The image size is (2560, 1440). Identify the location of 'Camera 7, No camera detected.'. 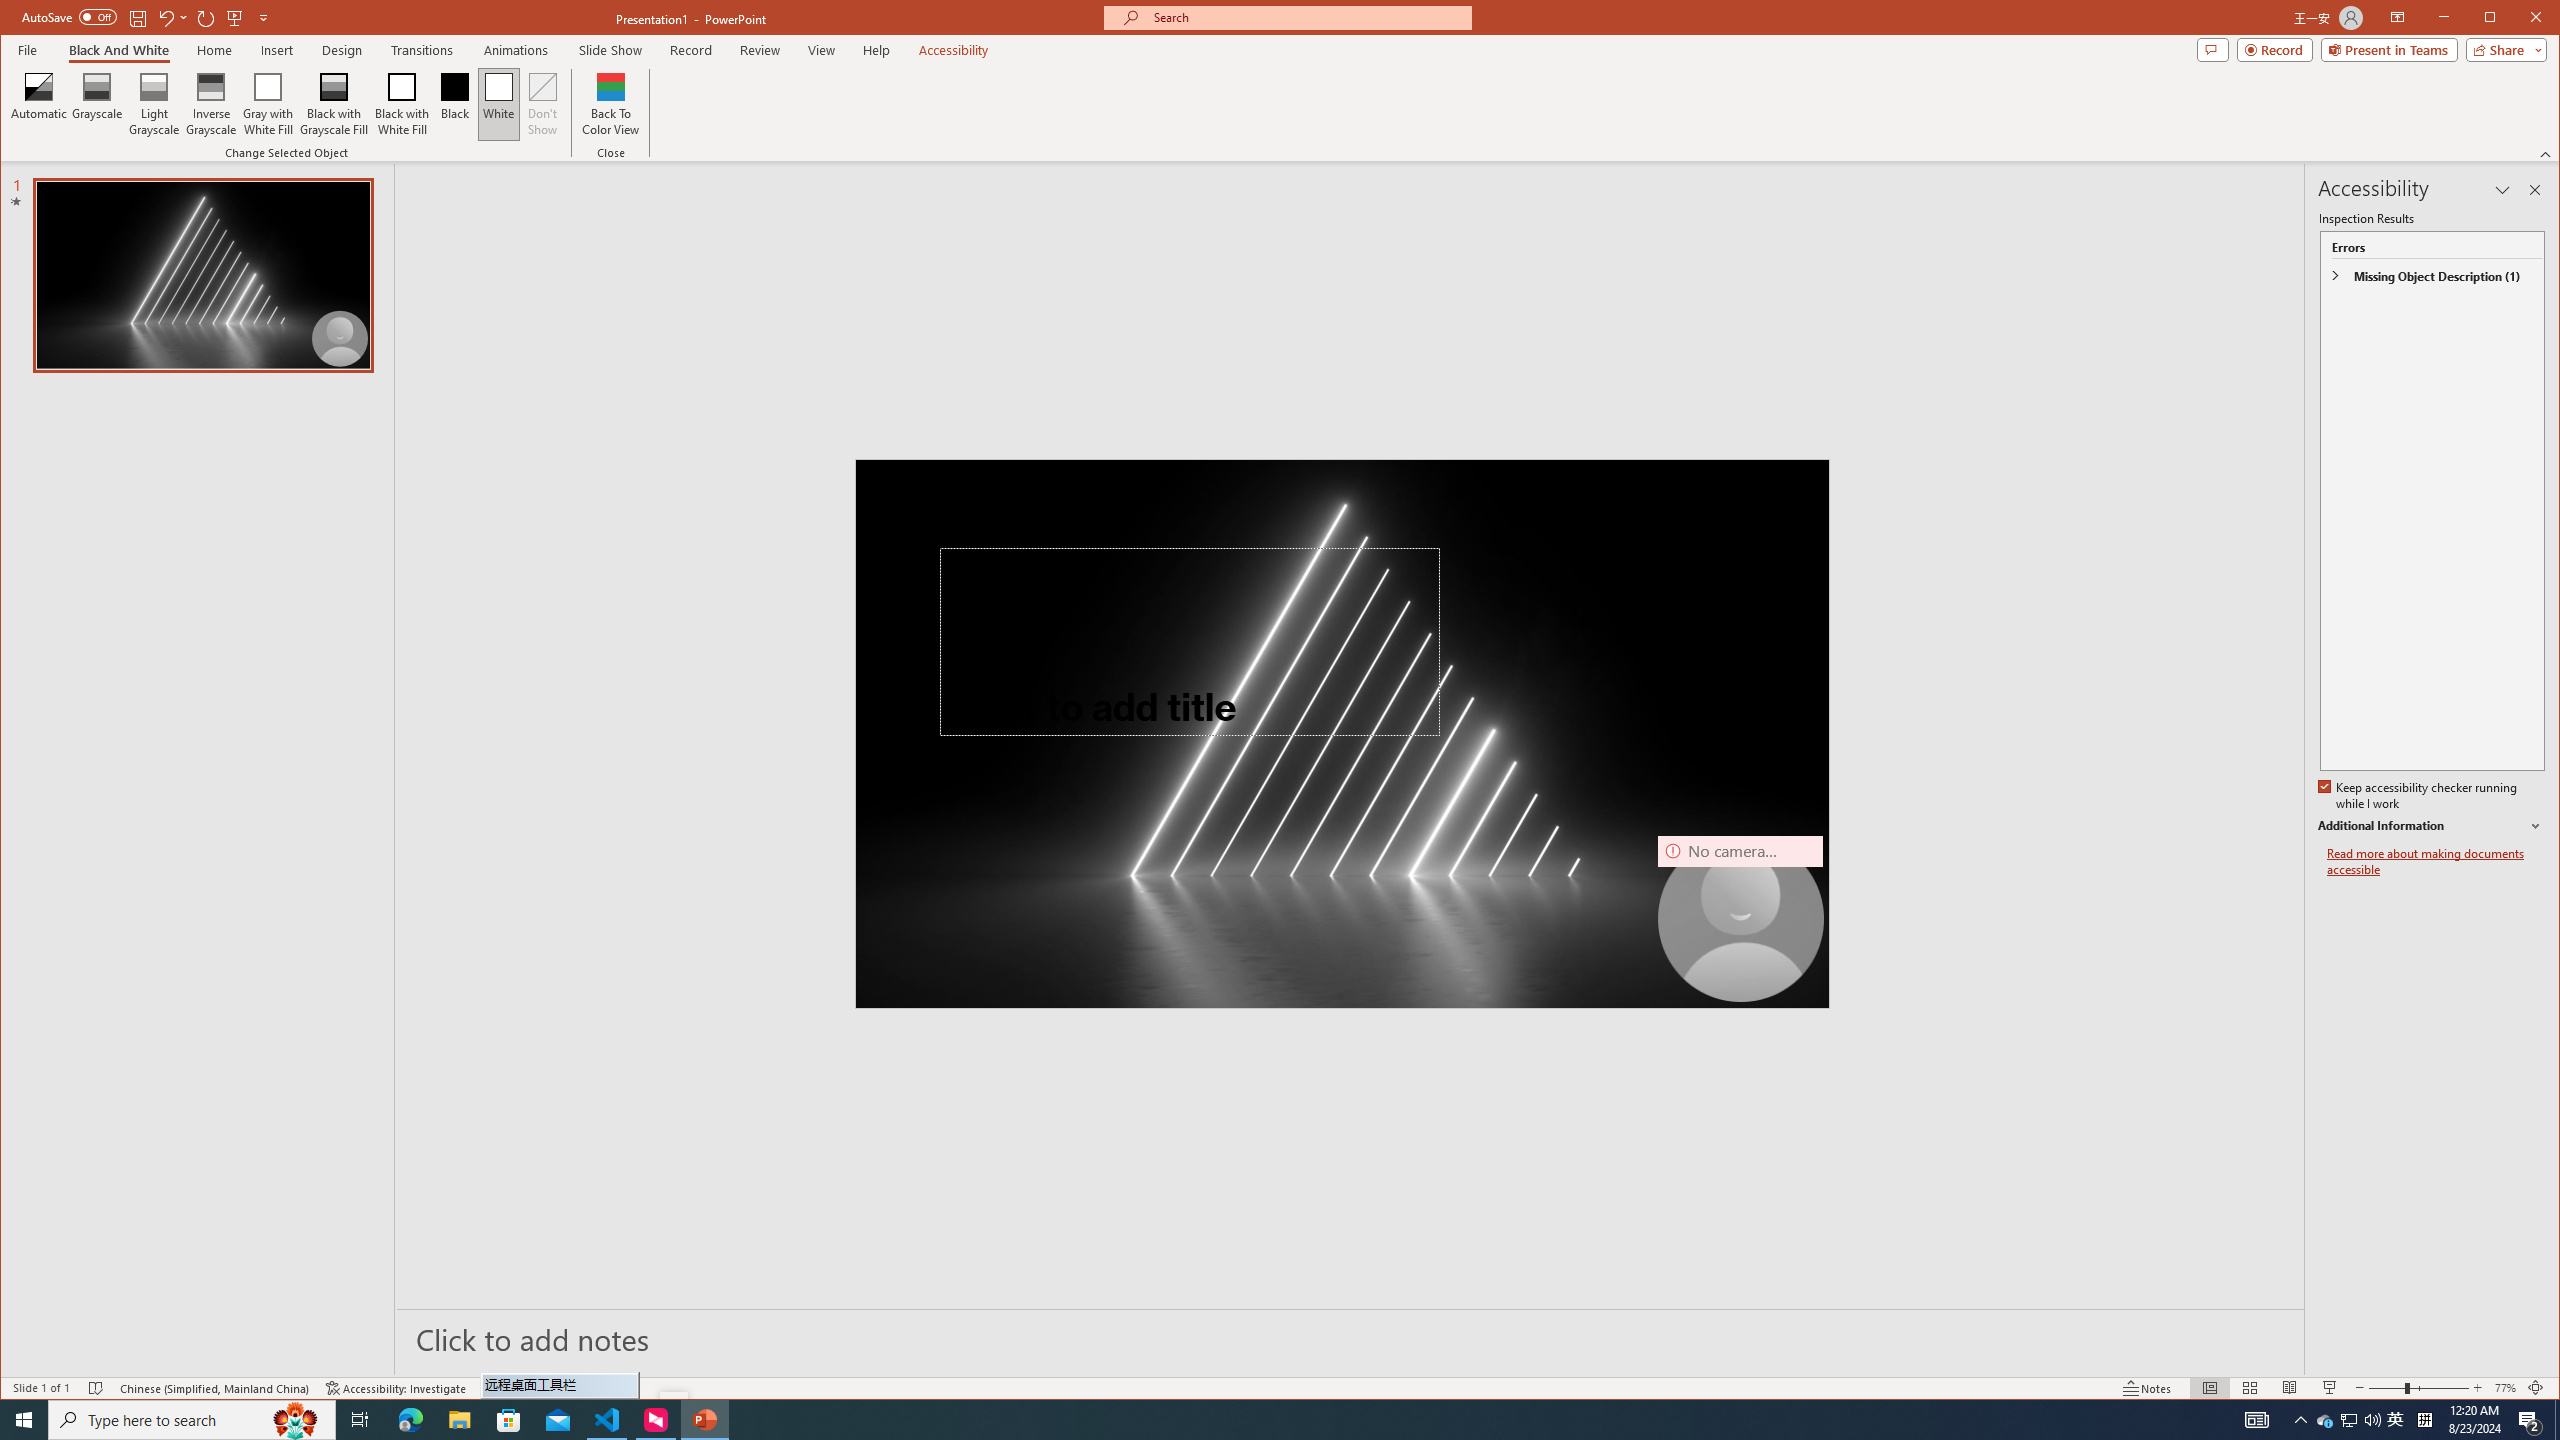
(1740, 918).